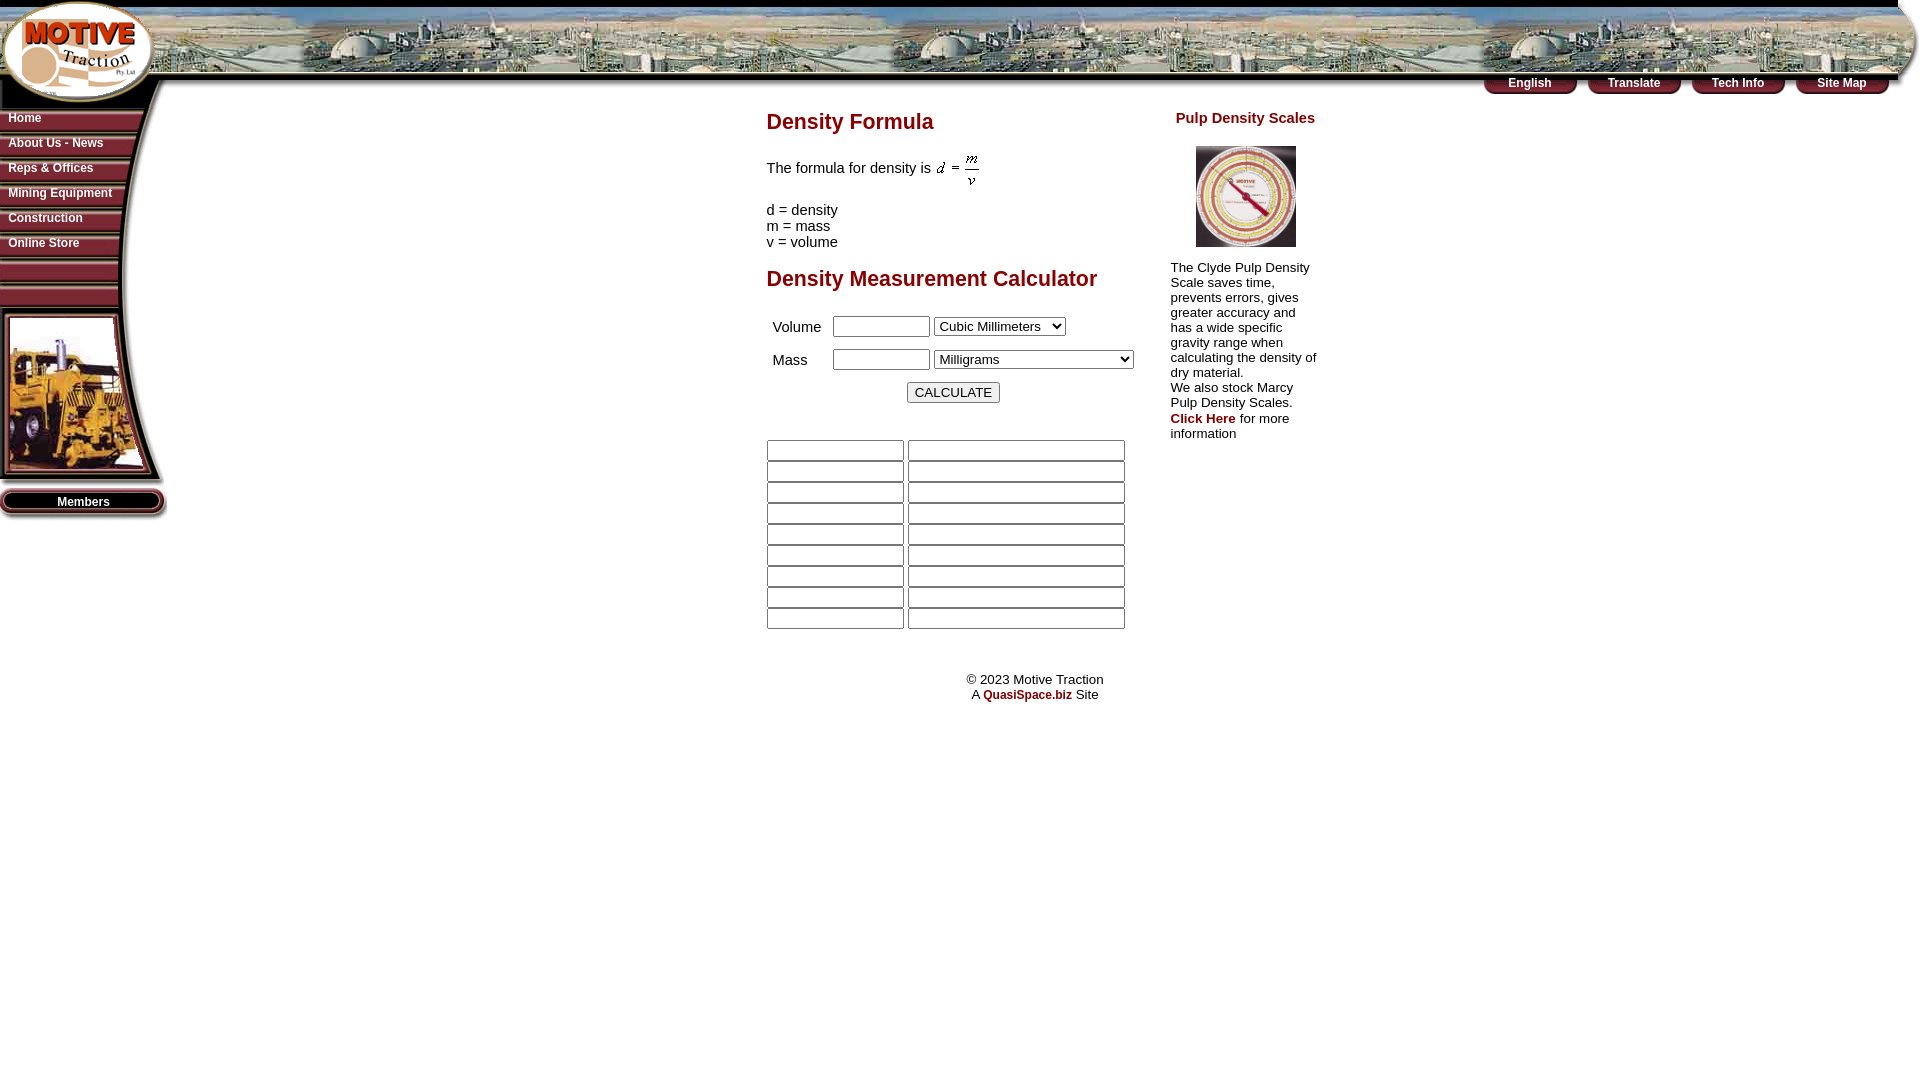  Describe the element at coordinates (8, 118) in the screenshot. I see `'Home'` at that location.